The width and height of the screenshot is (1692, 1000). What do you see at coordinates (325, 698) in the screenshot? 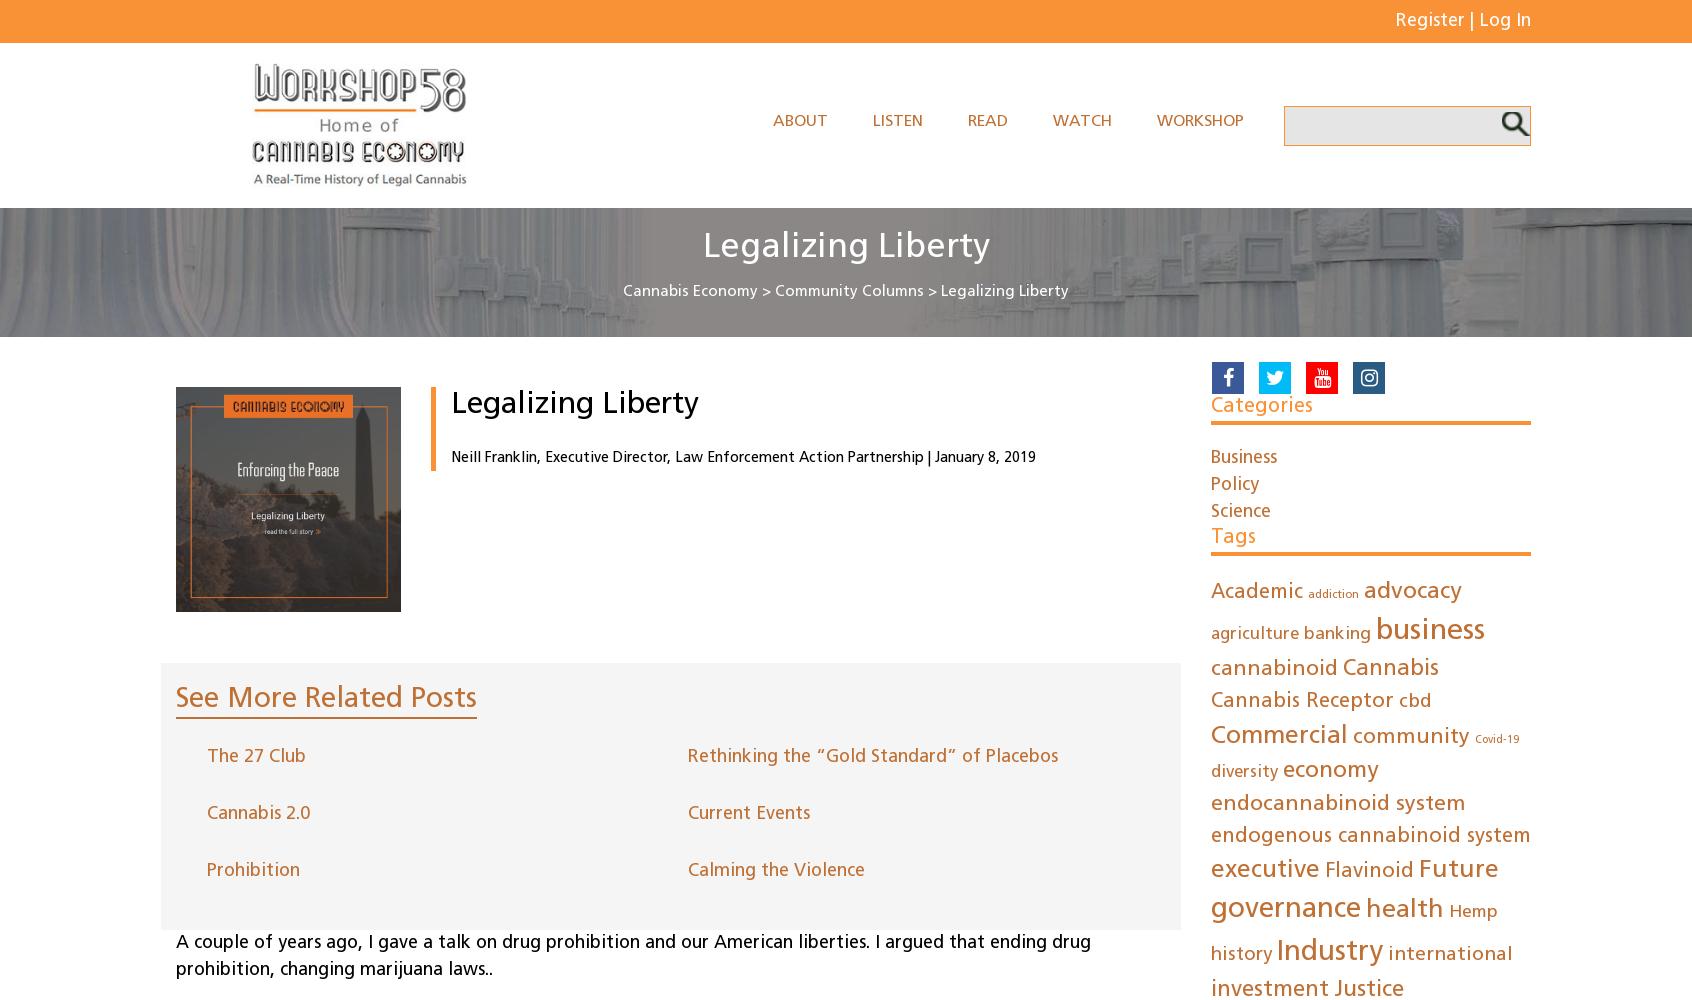
I see `'See More Related Posts'` at bounding box center [325, 698].